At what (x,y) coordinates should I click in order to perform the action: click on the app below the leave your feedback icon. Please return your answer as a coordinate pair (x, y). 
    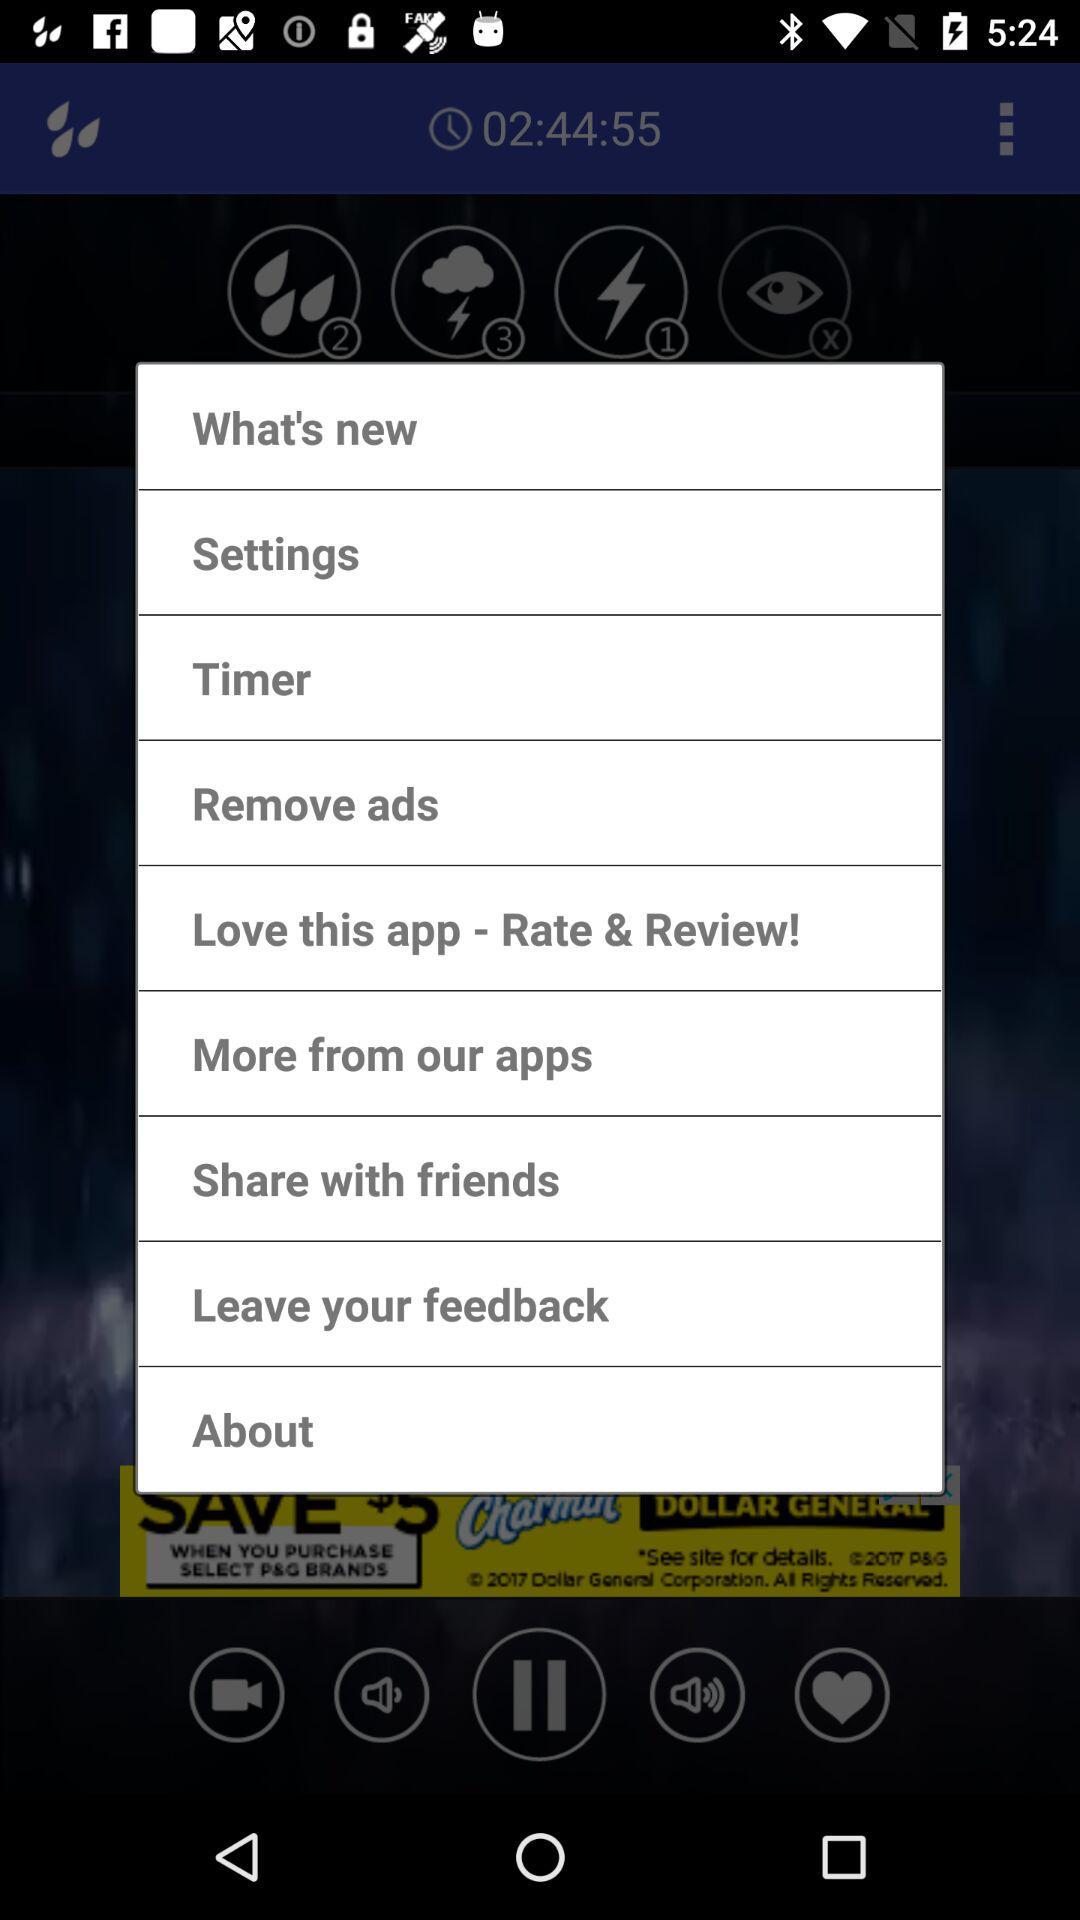
    Looking at the image, I should click on (231, 1428).